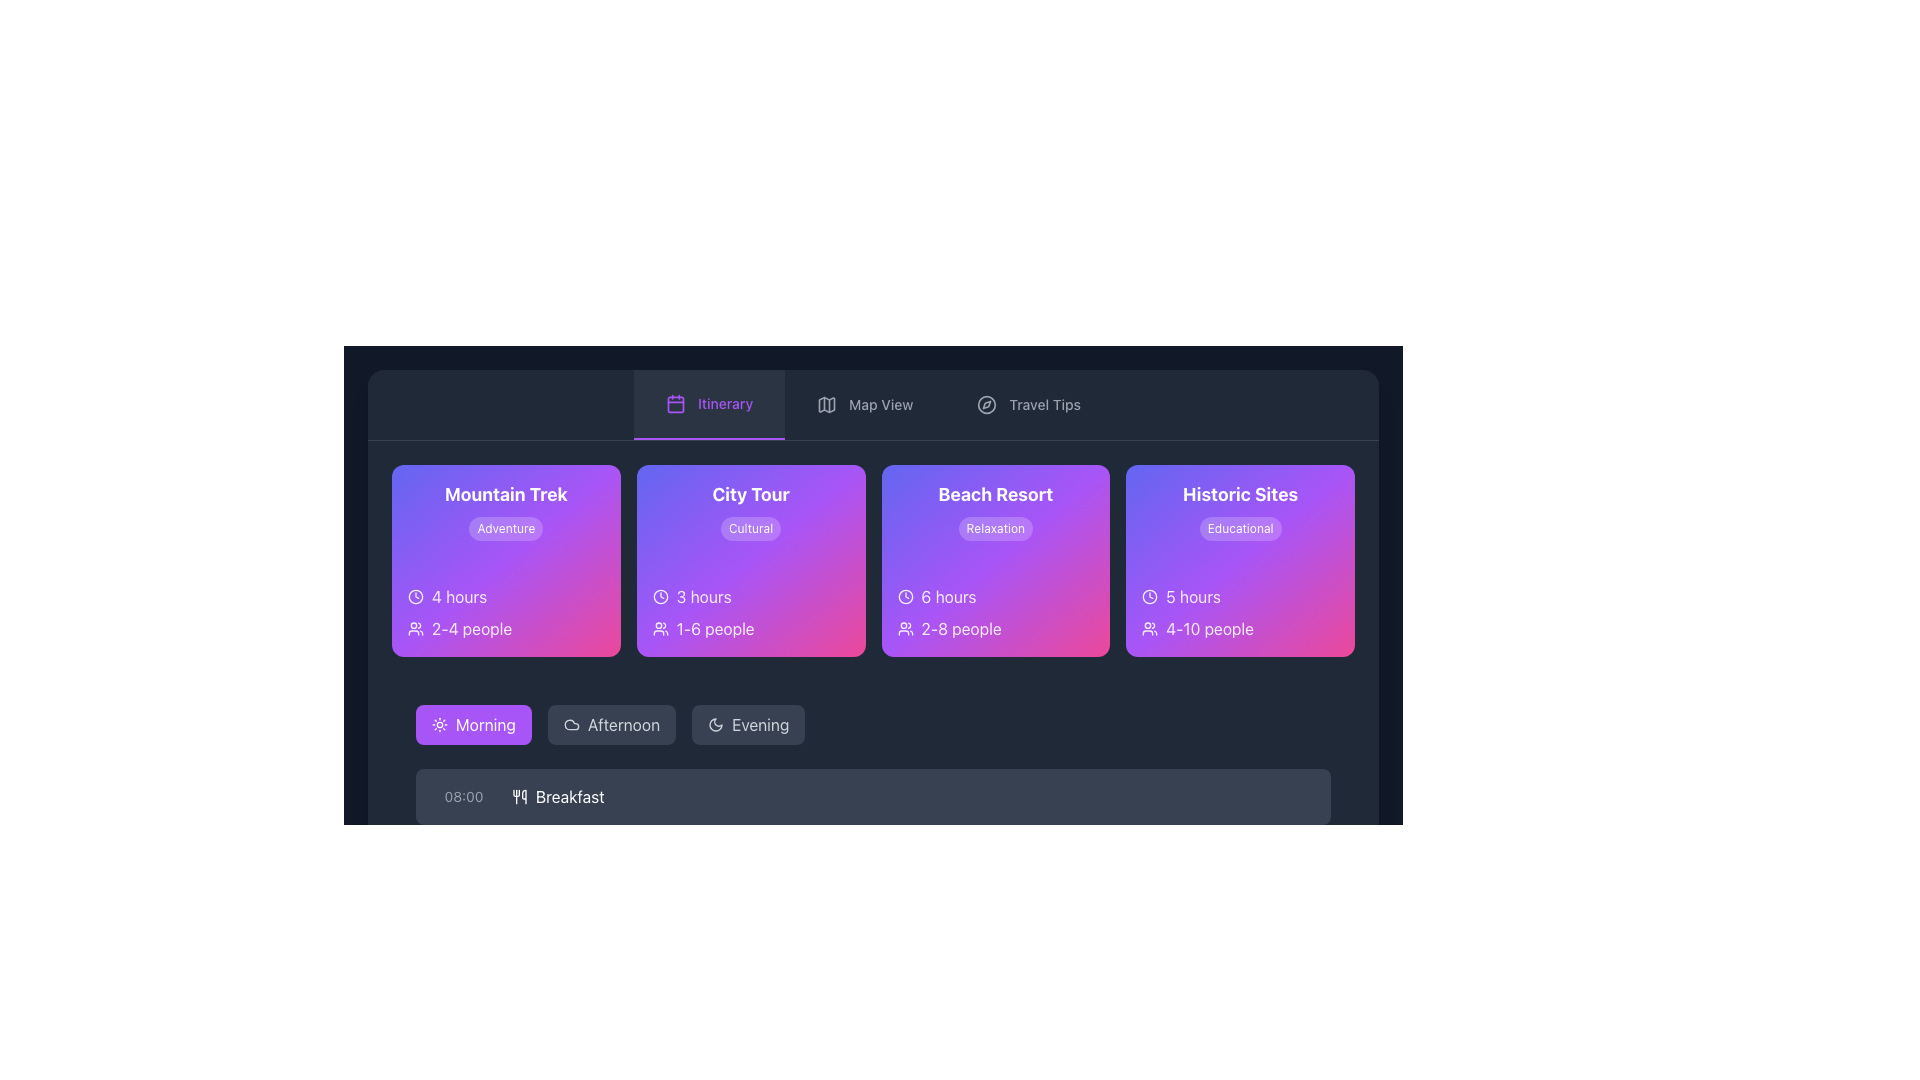  Describe the element at coordinates (961, 627) in the screenshot. I see `the text label displaying '2-8 people' in white font on a gradient pink-purple background, located at the bottom right corner of the 'Beach Resort' option card, just below the '6 hours' text` at that location.